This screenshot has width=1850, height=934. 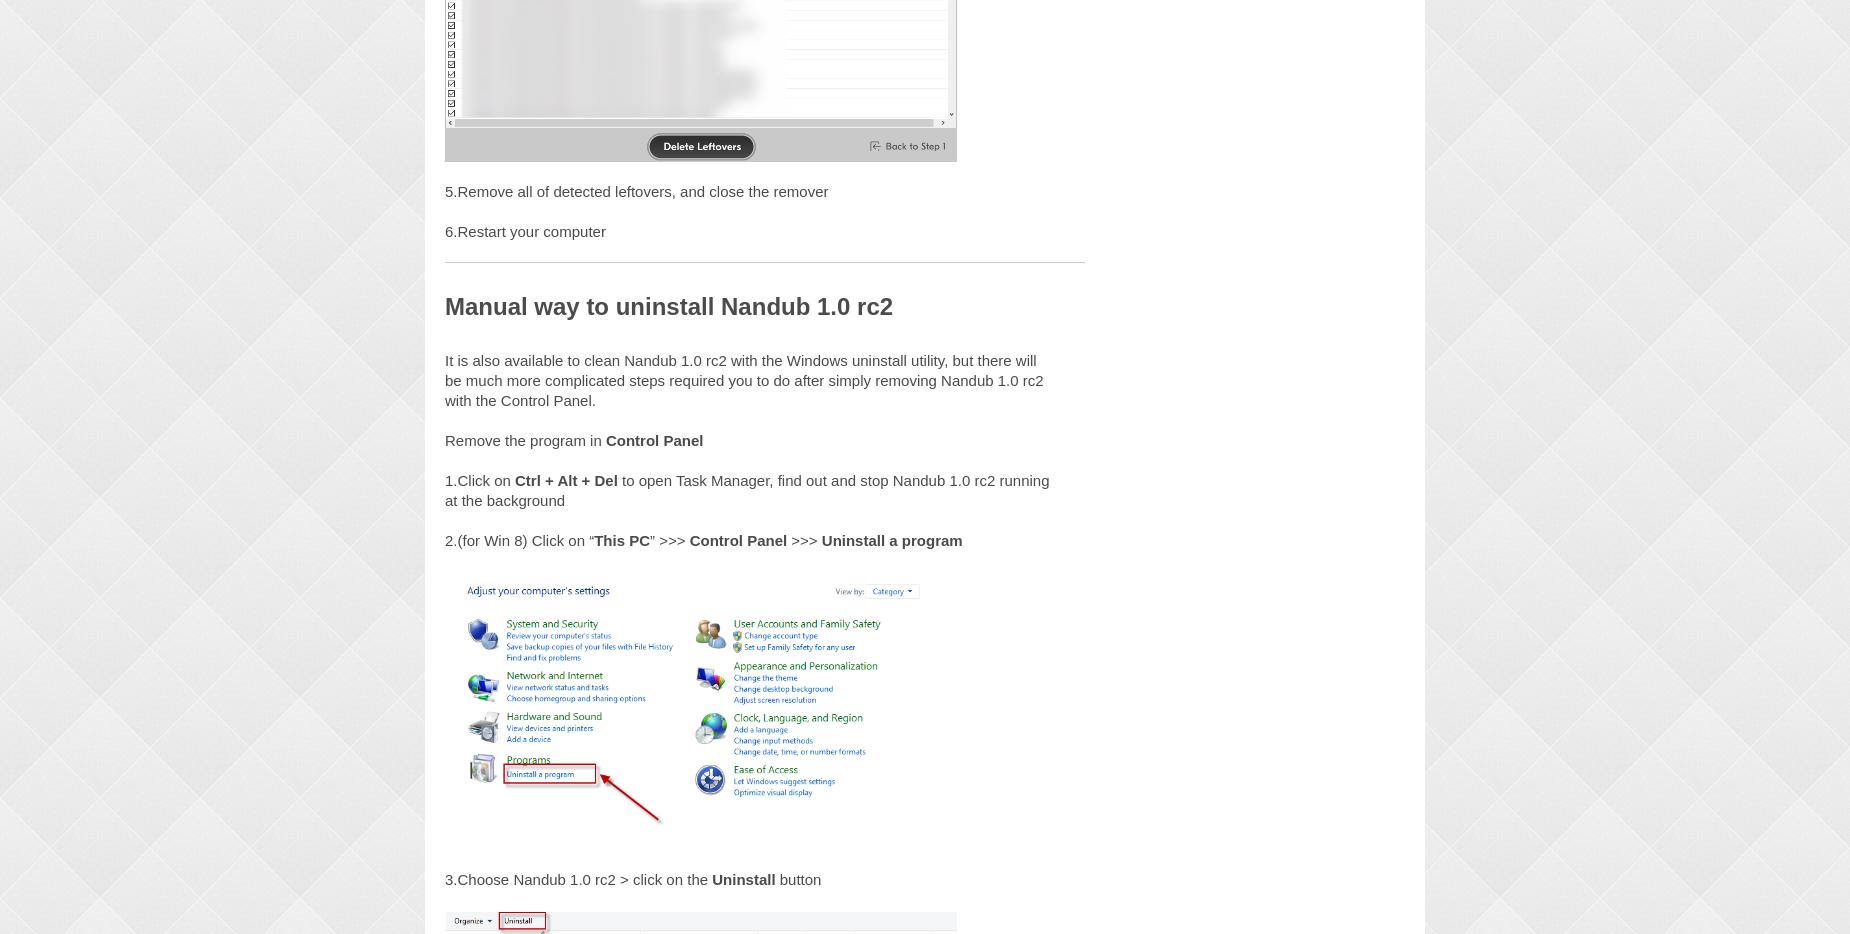 I want to click on 'This PC', so click(x=621, y=539).